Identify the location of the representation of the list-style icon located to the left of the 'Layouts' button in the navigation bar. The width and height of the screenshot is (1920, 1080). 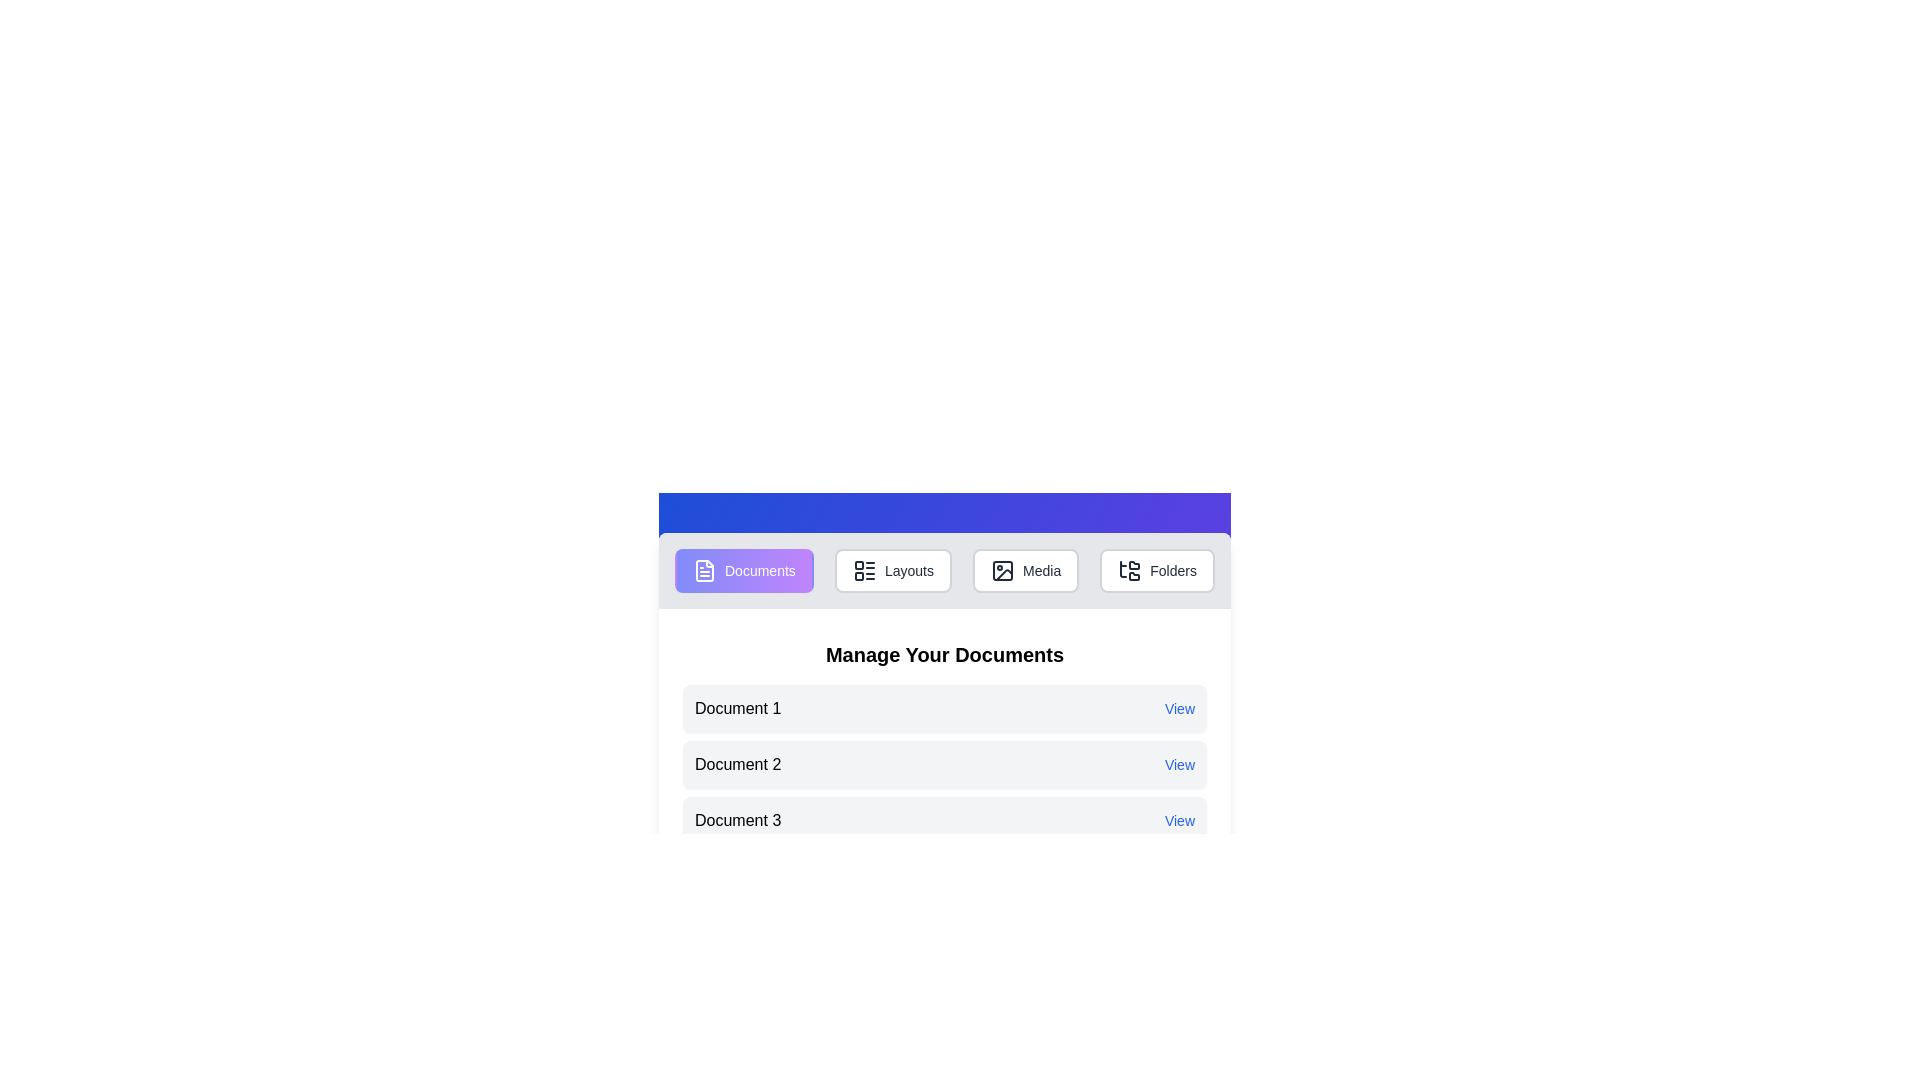
(864, 570).